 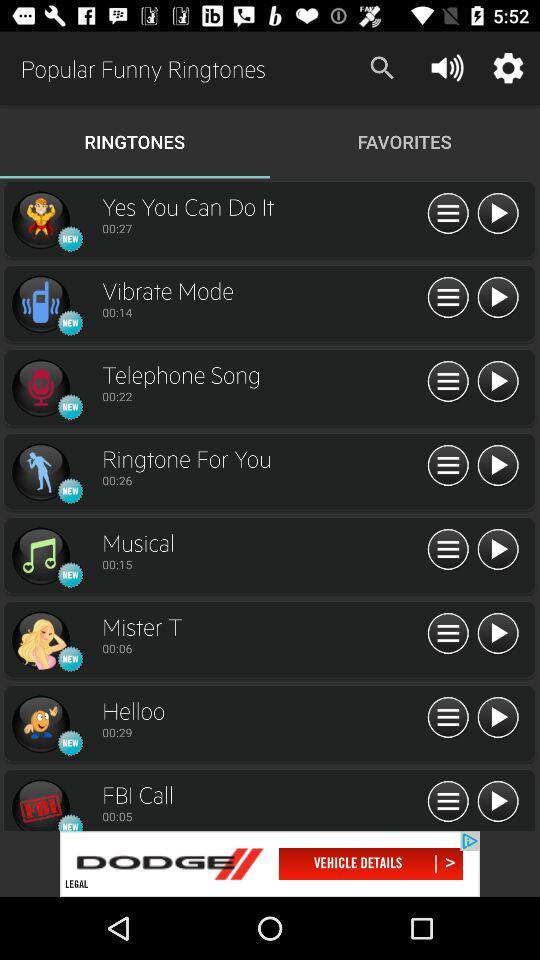 I want to click on next, so click(x=496, y=466).